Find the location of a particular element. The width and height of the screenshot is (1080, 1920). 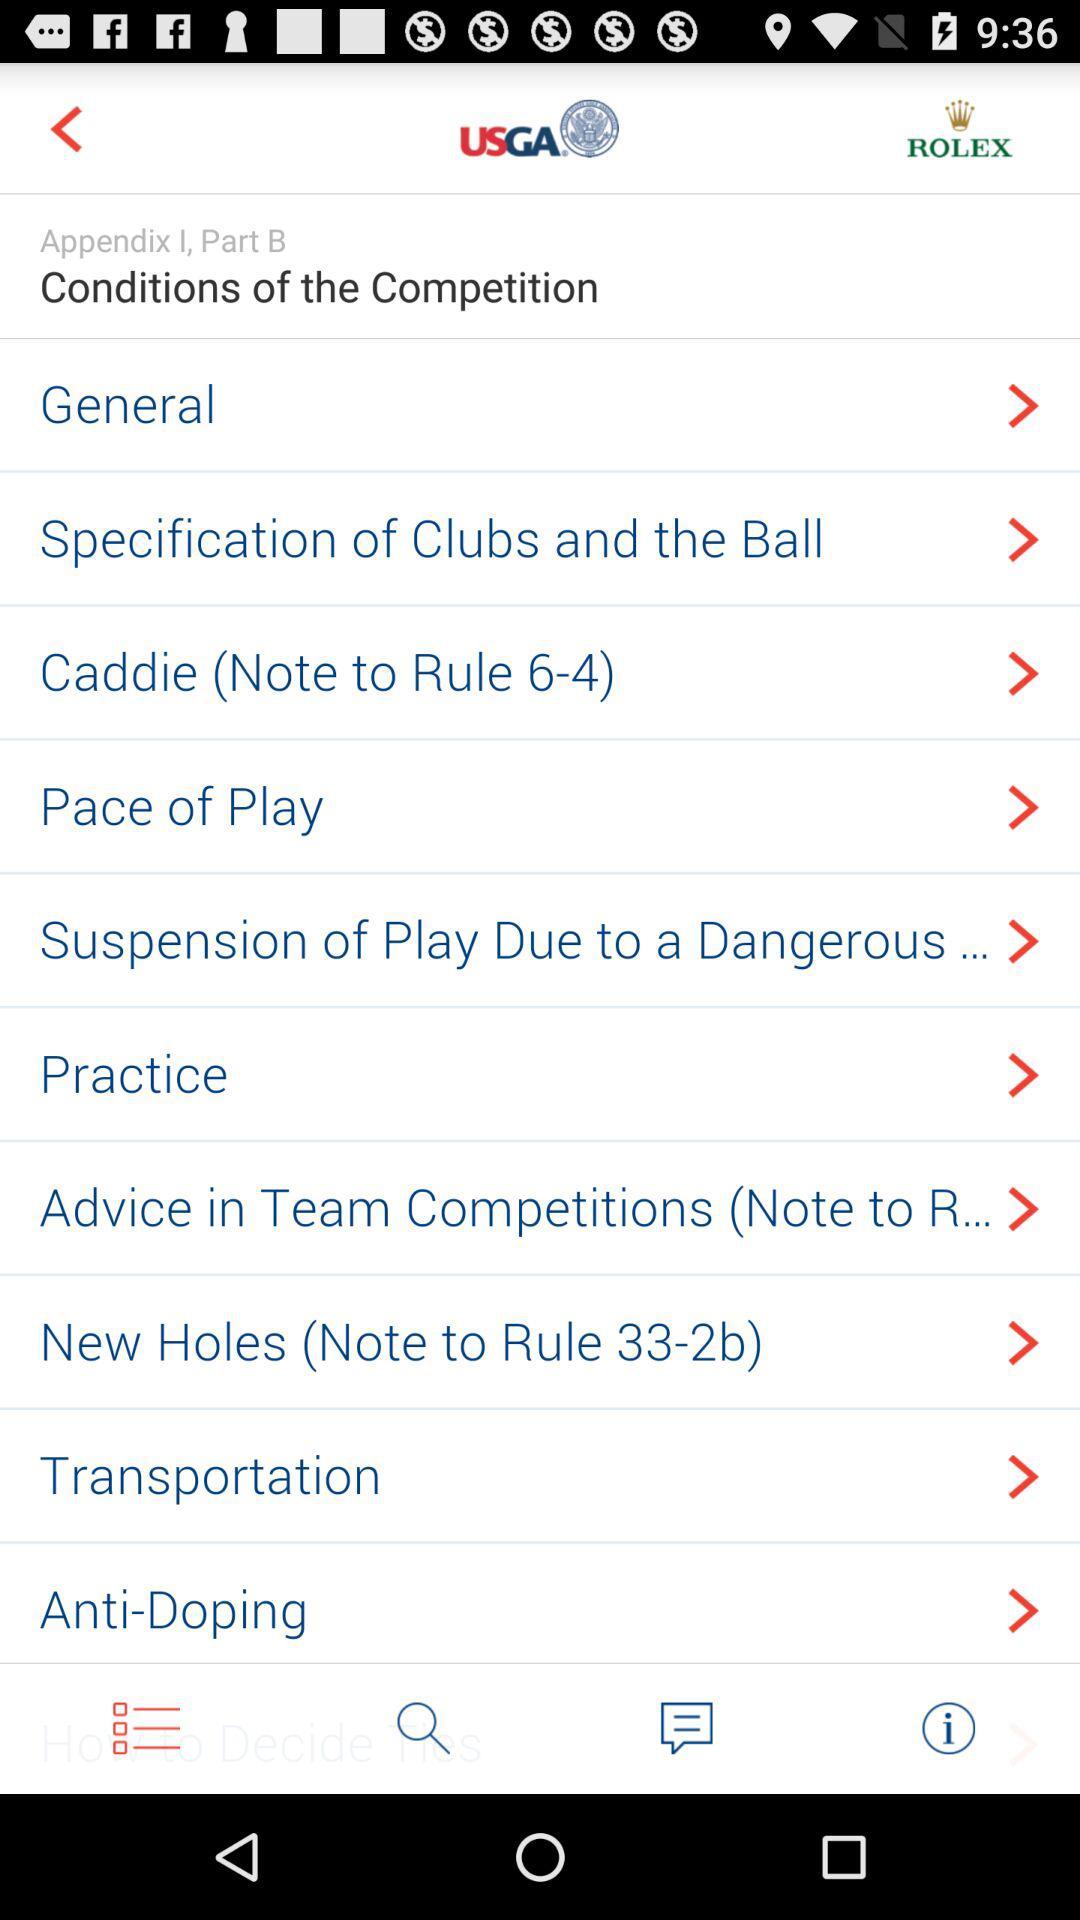

the arrow_backward icon is located at coordinates (64, 136).